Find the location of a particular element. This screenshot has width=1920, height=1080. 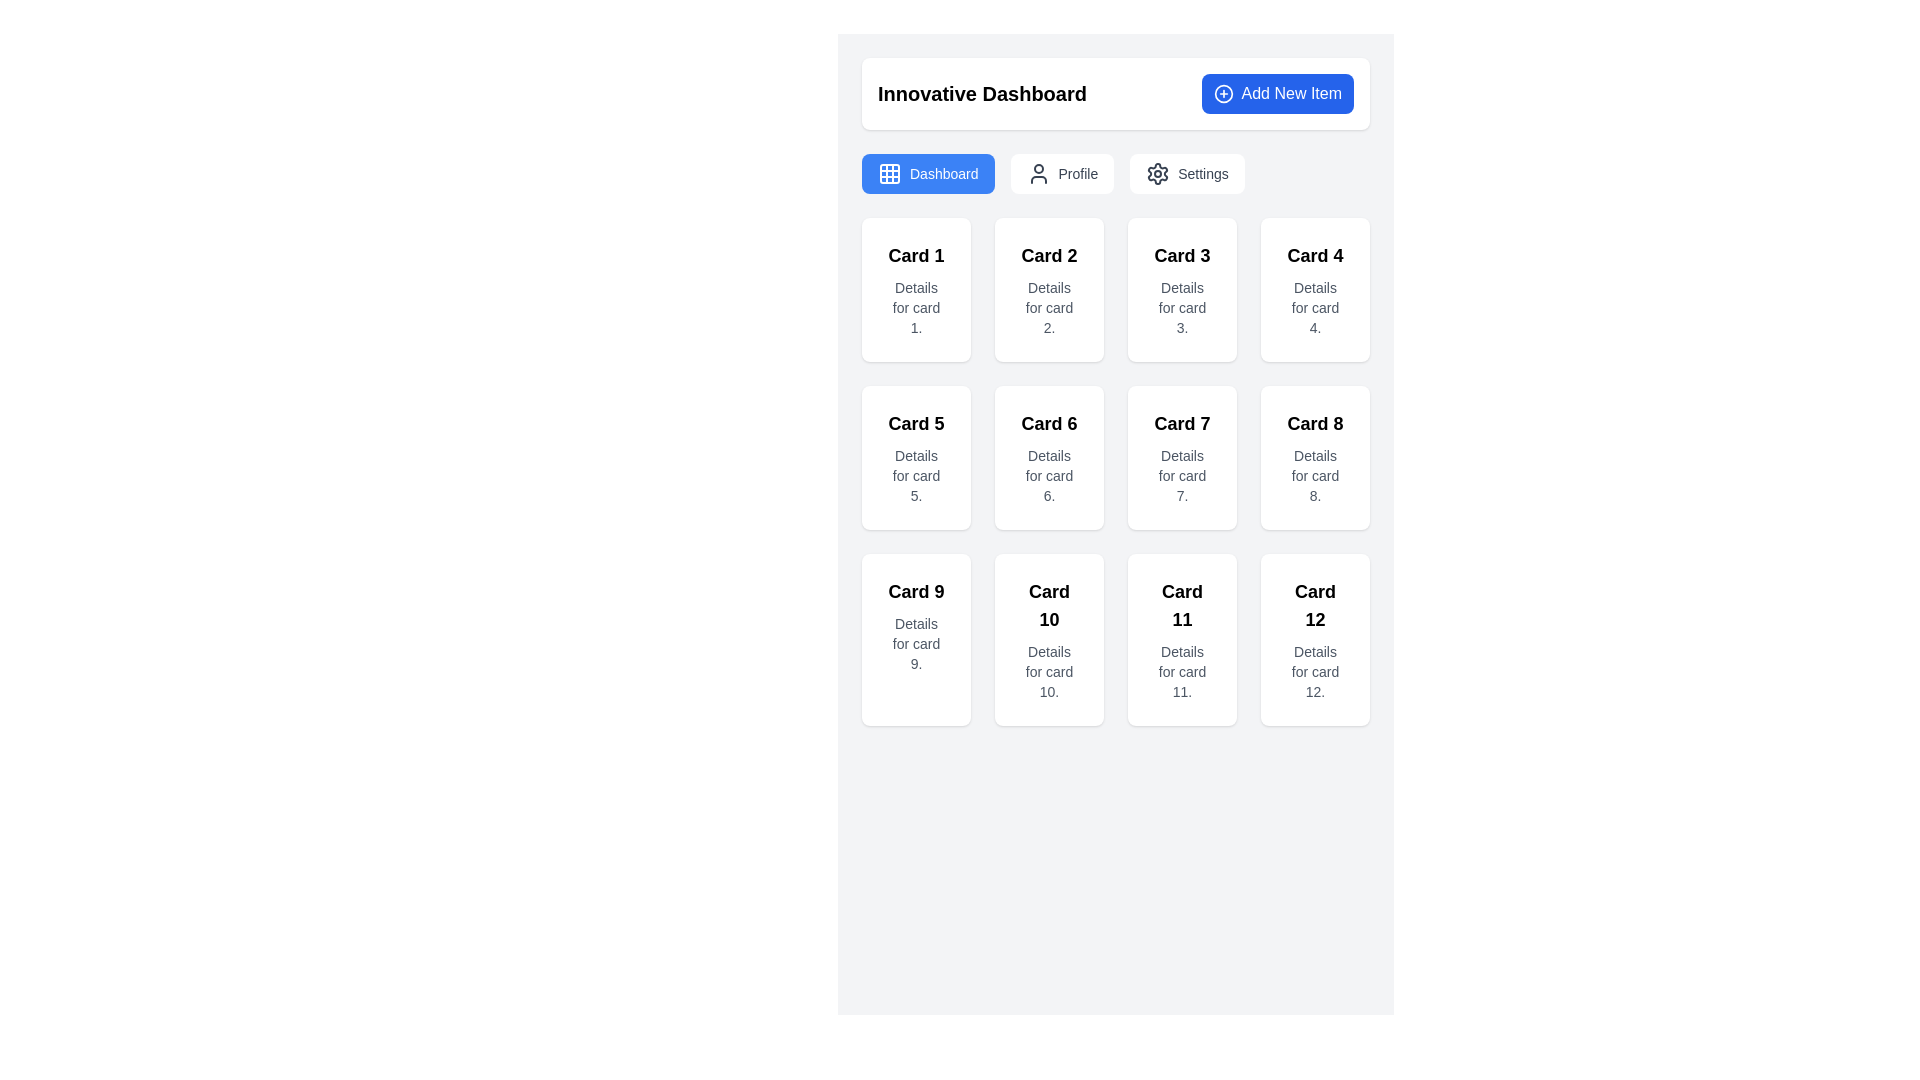

the blue 'Add New Item' button icon located at the top-right corner of the page, which features a plus sign to indicate its function of adding a new item is located at coordinates (1222, 93).